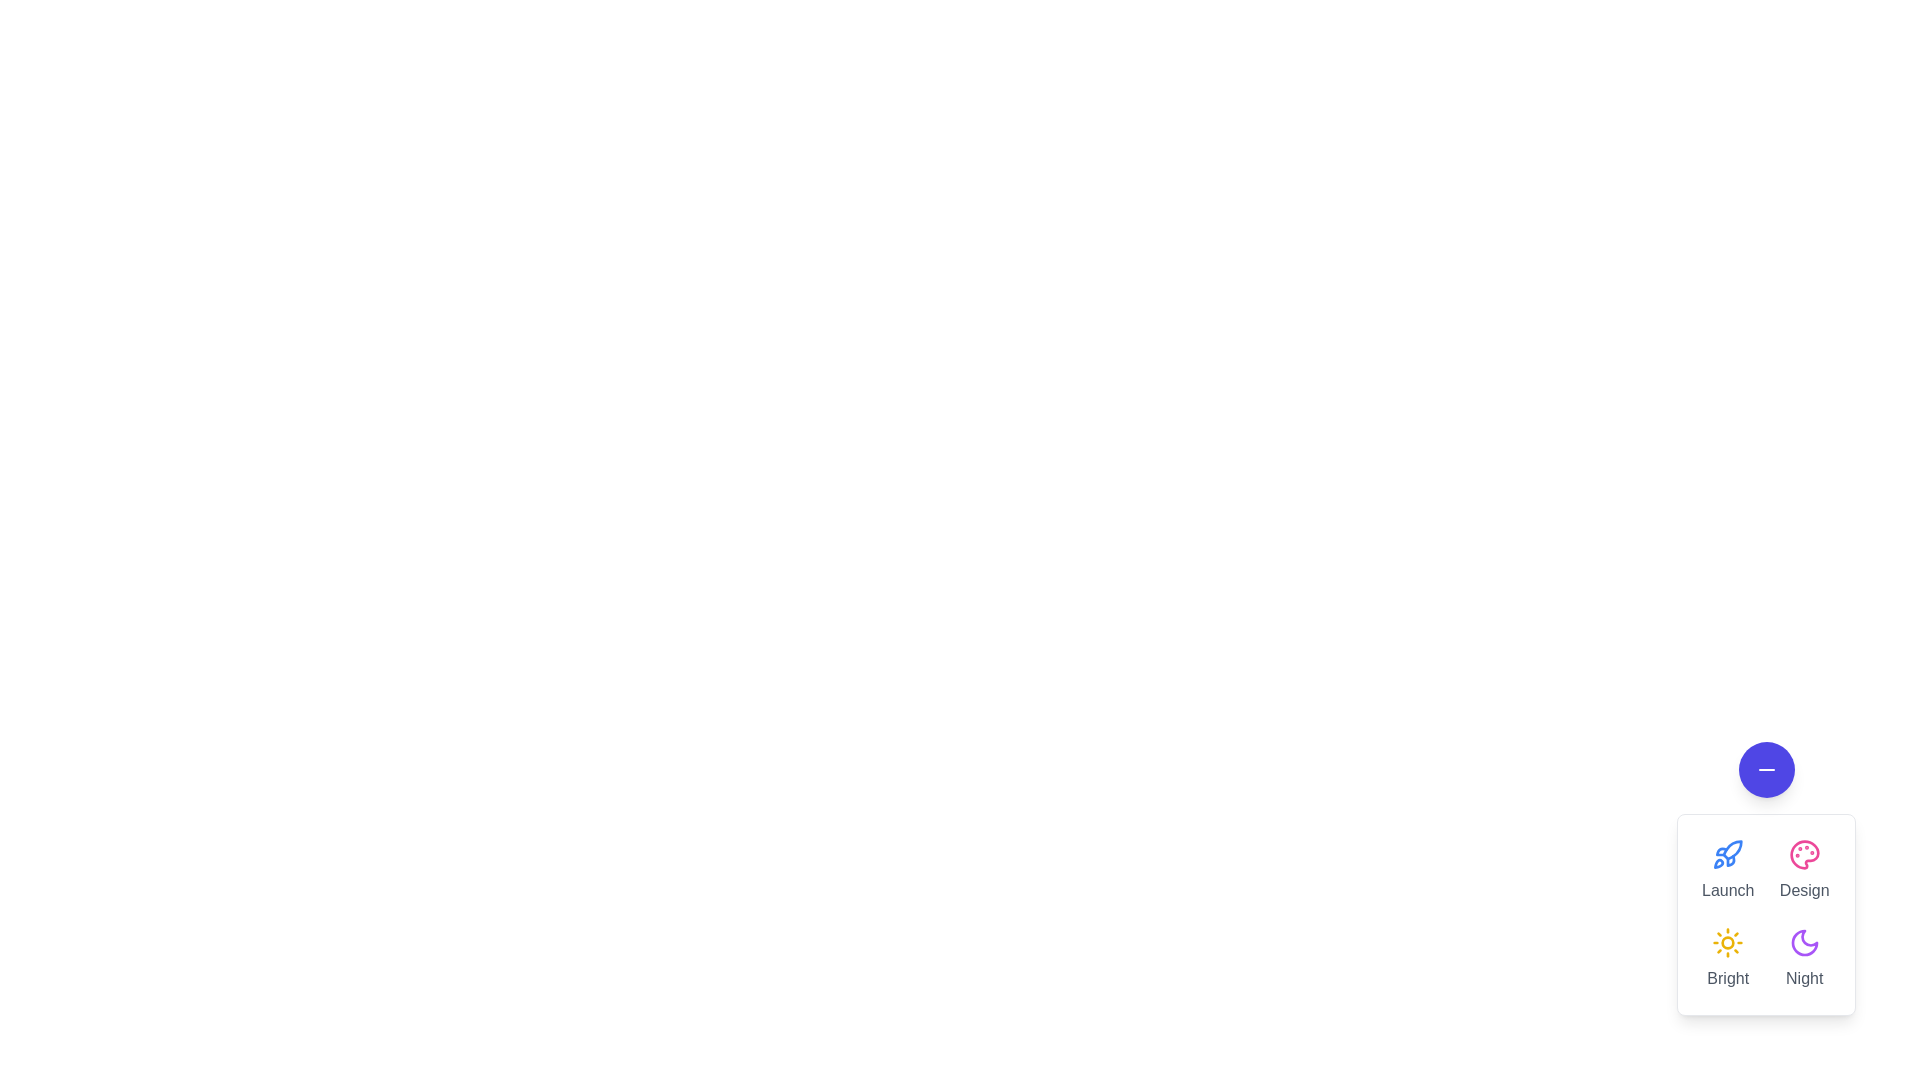  What do you see at coordinates (1804, 958) in the screenshot?
I see `the 'Night' action button` at bounding box center [1804, 958].